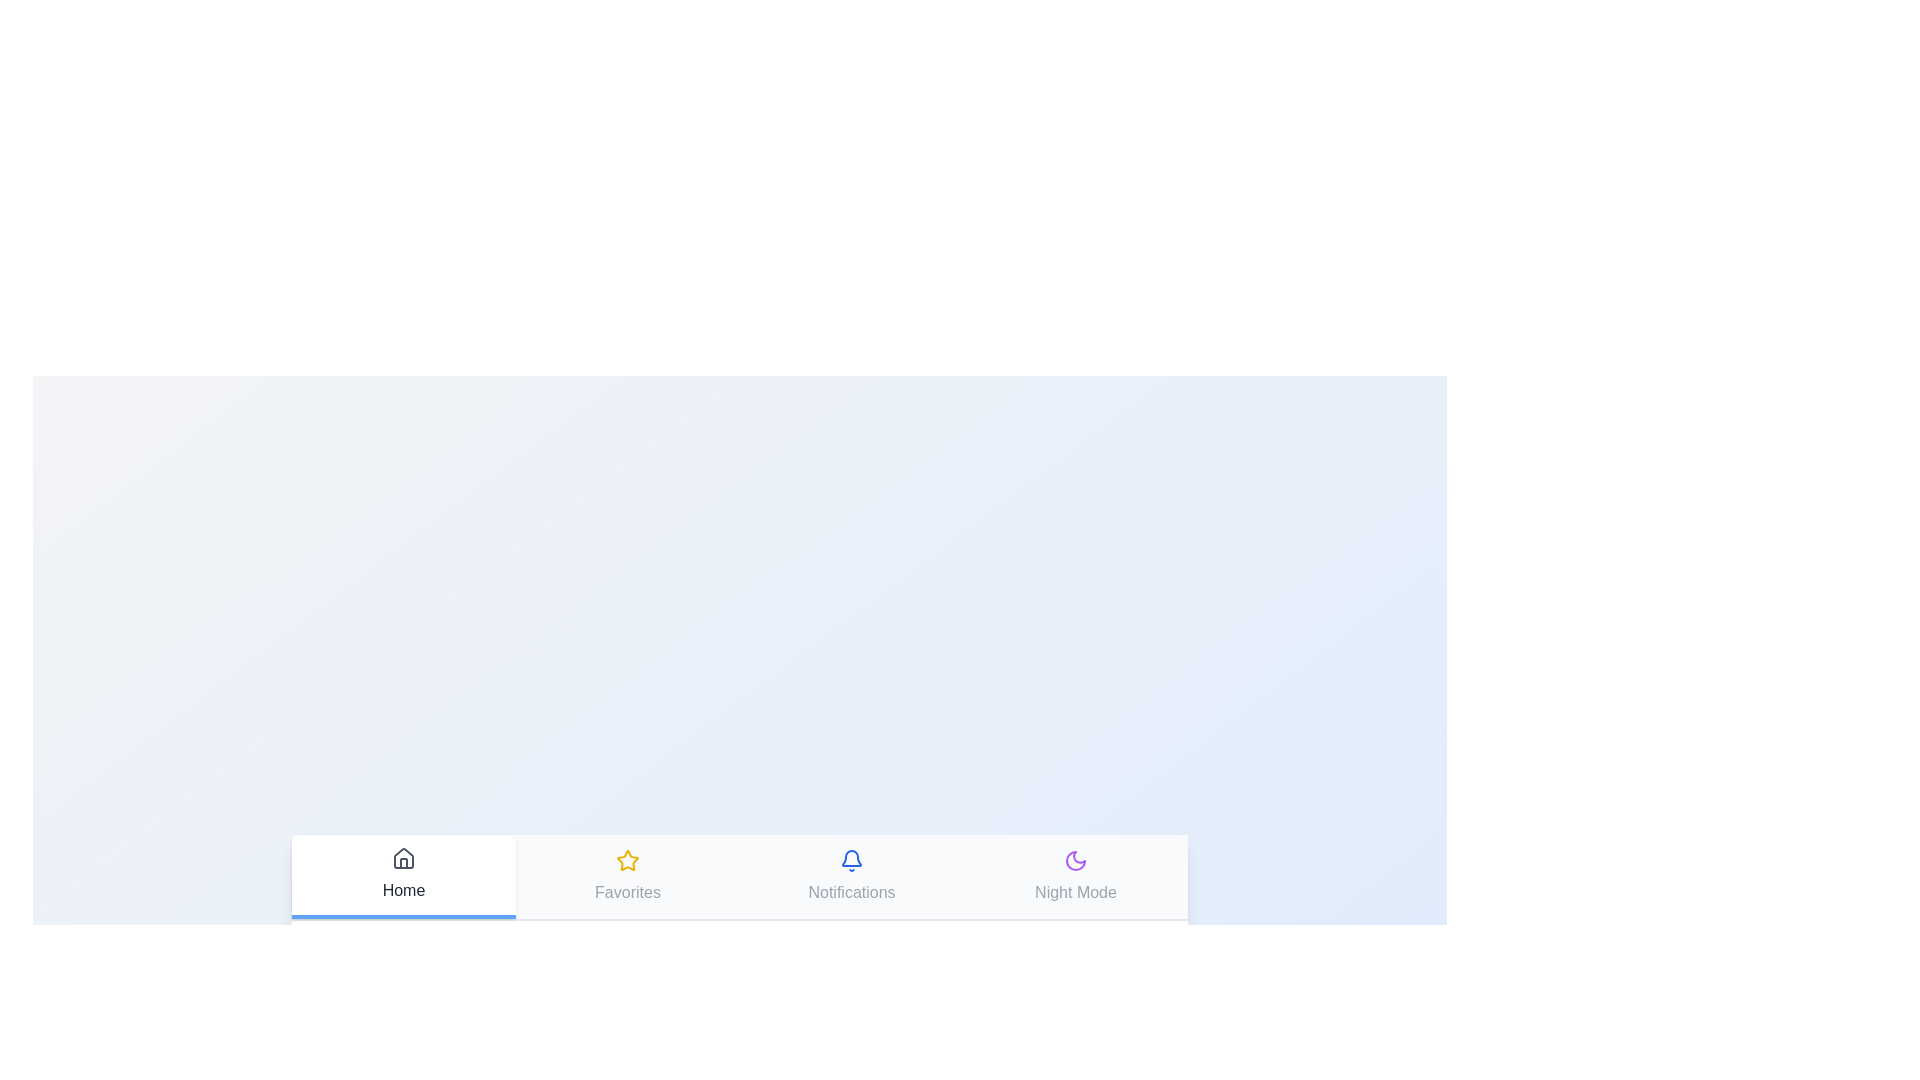 This screenshot has height=1080, width=1920. I want to click on the tab labeled Night Mode, so click(1074, 875).